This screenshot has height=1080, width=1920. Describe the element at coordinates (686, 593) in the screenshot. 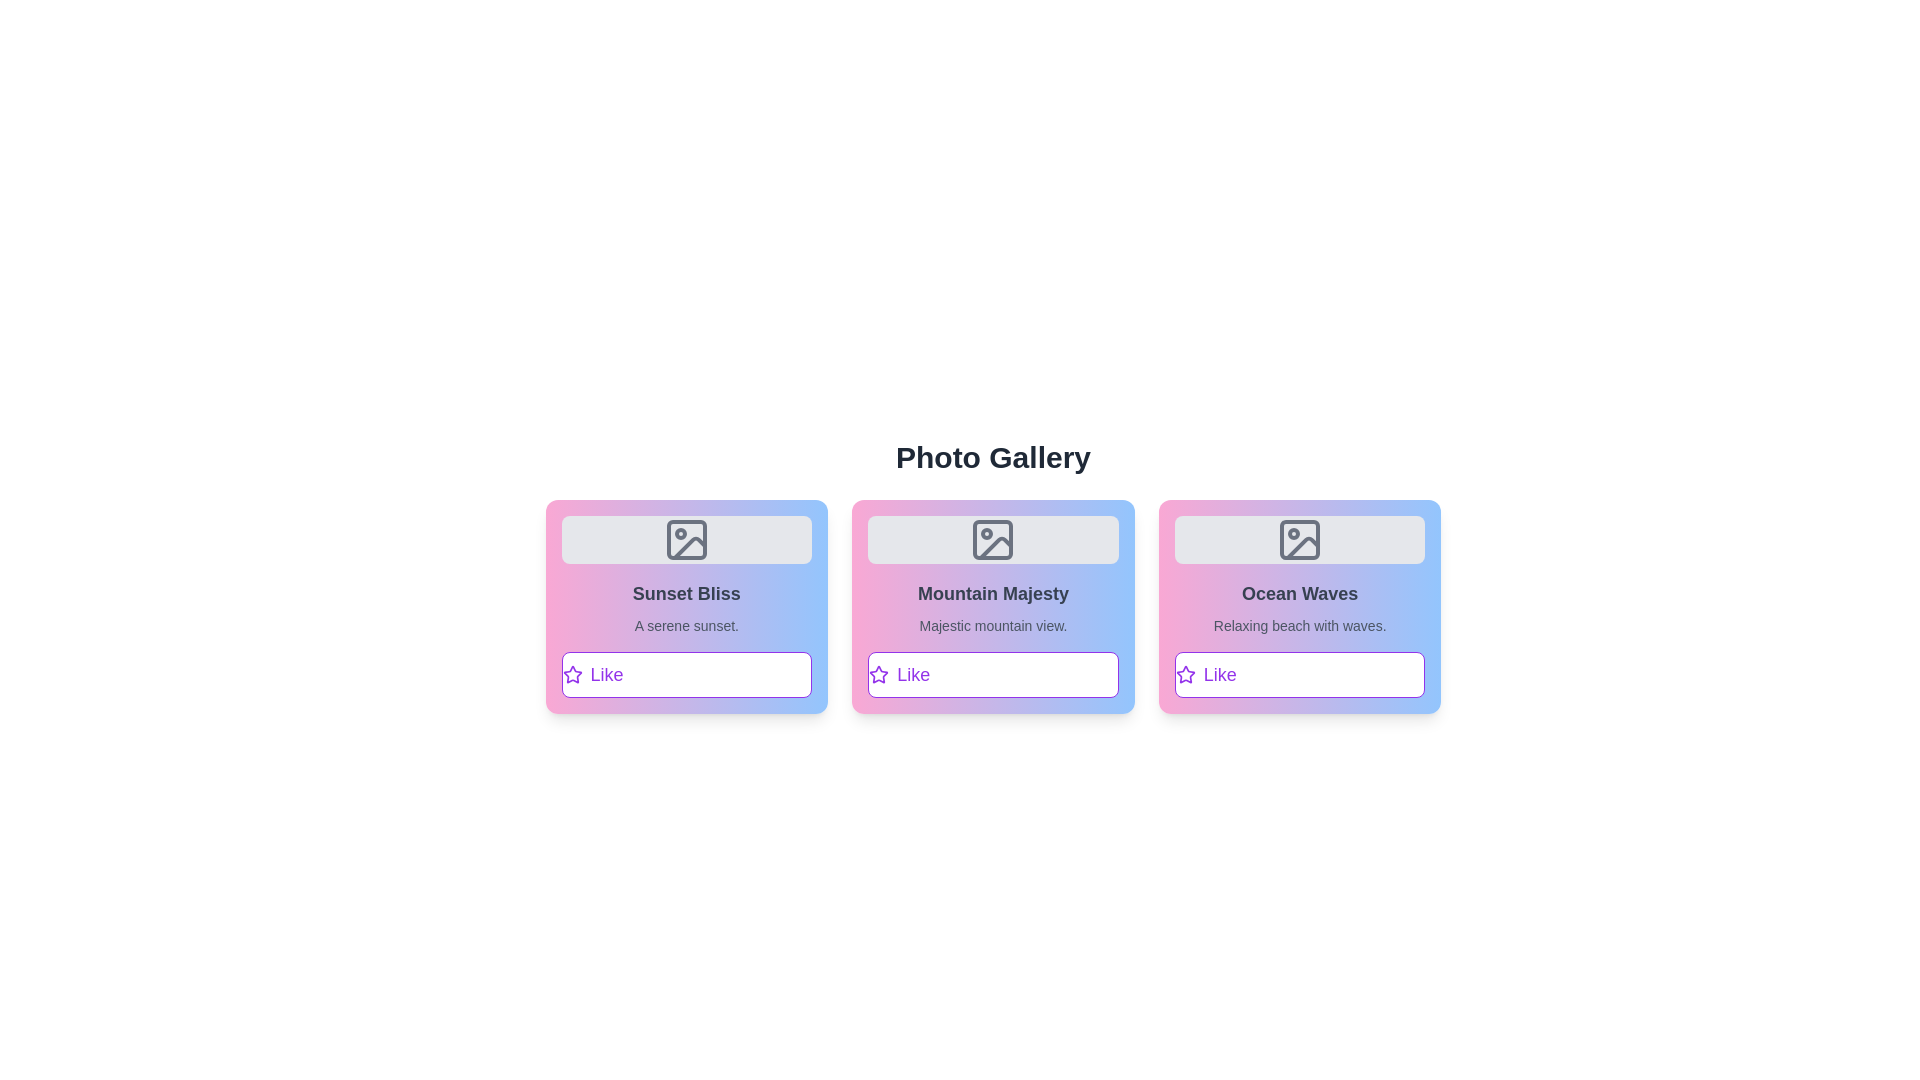

I see `the title of the photo Sunset Bliss for the user` at that location.